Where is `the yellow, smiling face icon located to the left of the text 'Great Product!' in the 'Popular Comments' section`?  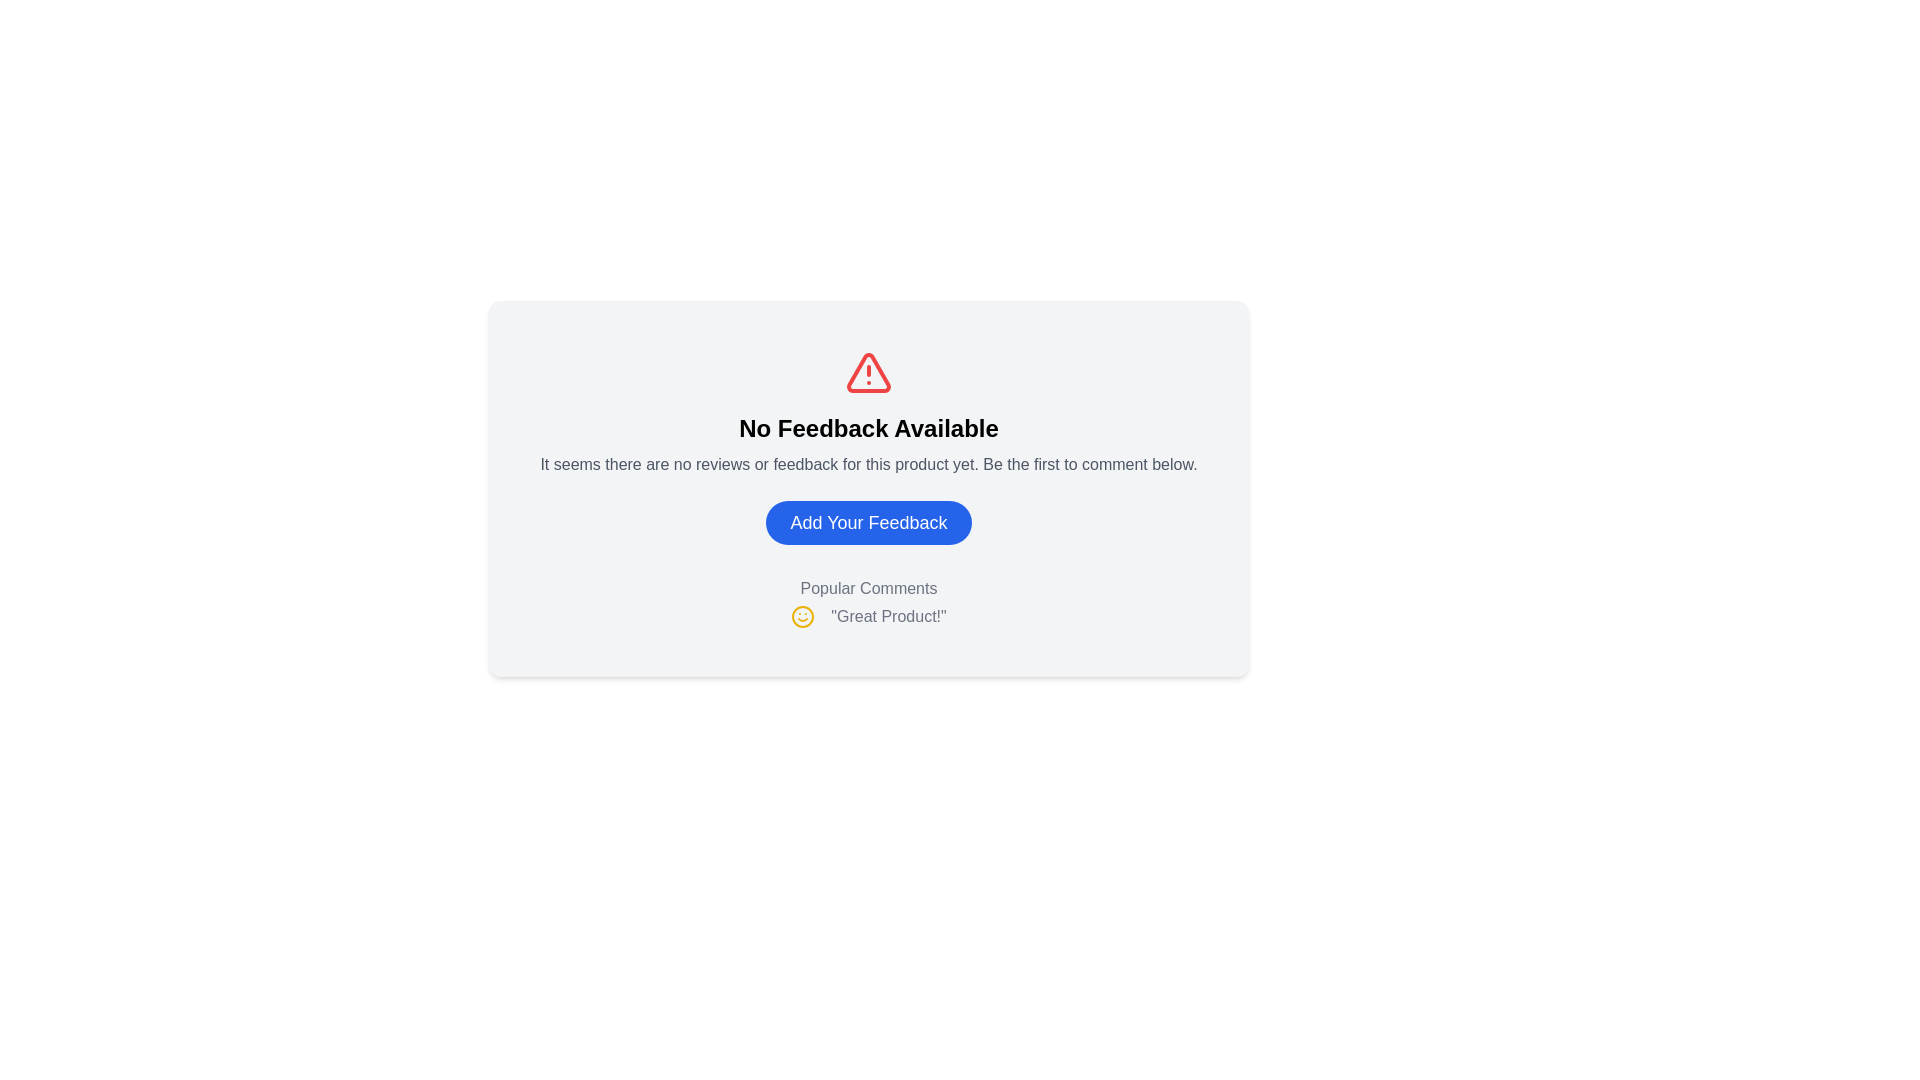 the yellow, smiling face icon located to the left of the text 'Great Product!' in the 'Popular Comments' section is located at coordinates (803, 616).